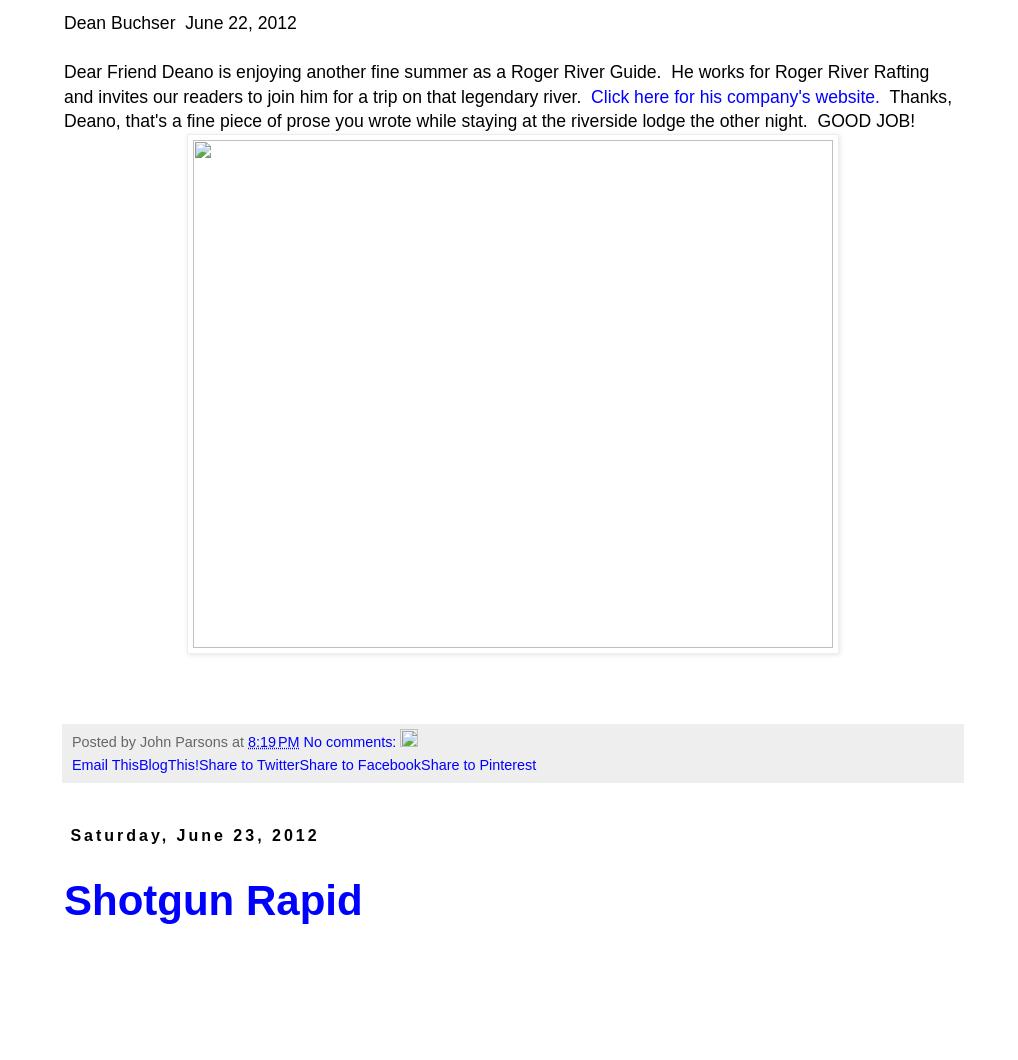  Describe the element at coordinates (211, 900) in the screenshot. I see `'Shotgun Rapid'` at that location.